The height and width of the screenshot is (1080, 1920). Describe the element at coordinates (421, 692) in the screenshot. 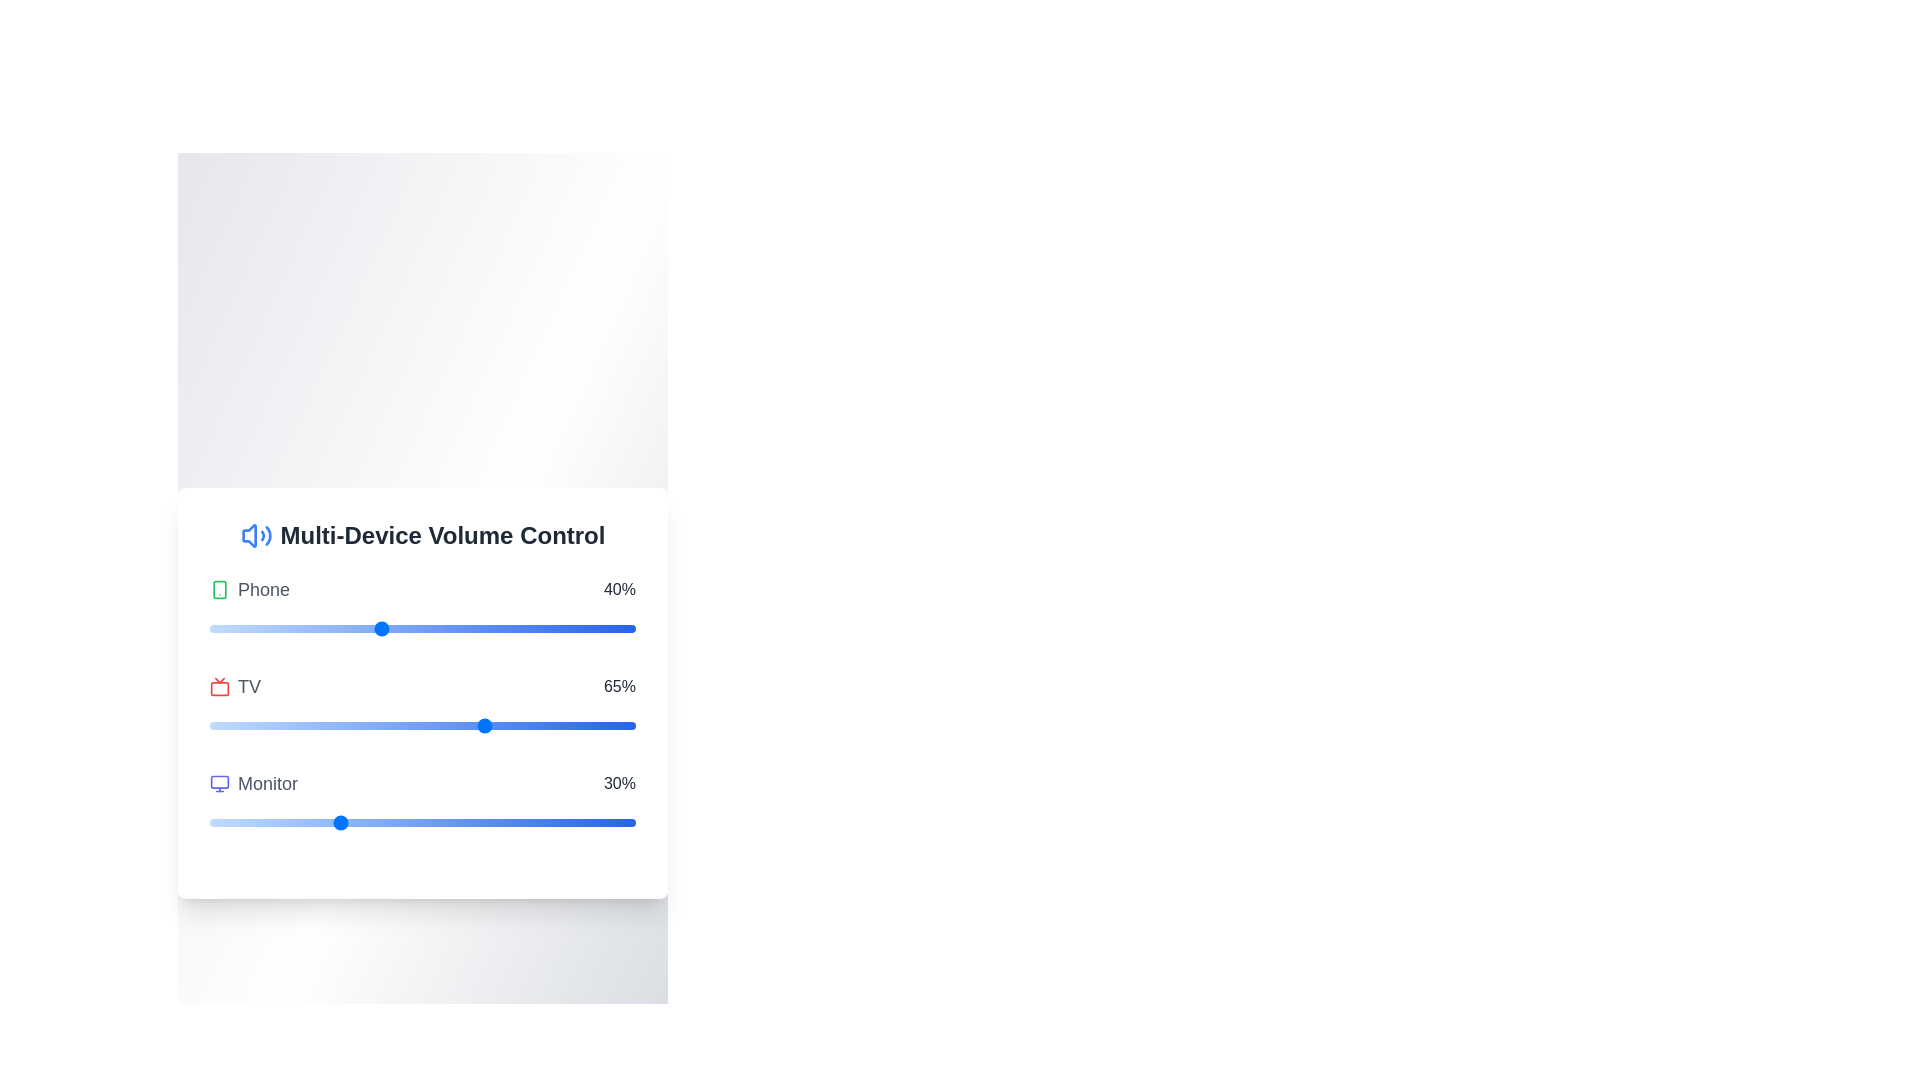

I see `the sliders or texts in the 'Multi-Device Volume Control' card, which contains controls for 'Phone', 'TV', and 'Monitor'` at that location.